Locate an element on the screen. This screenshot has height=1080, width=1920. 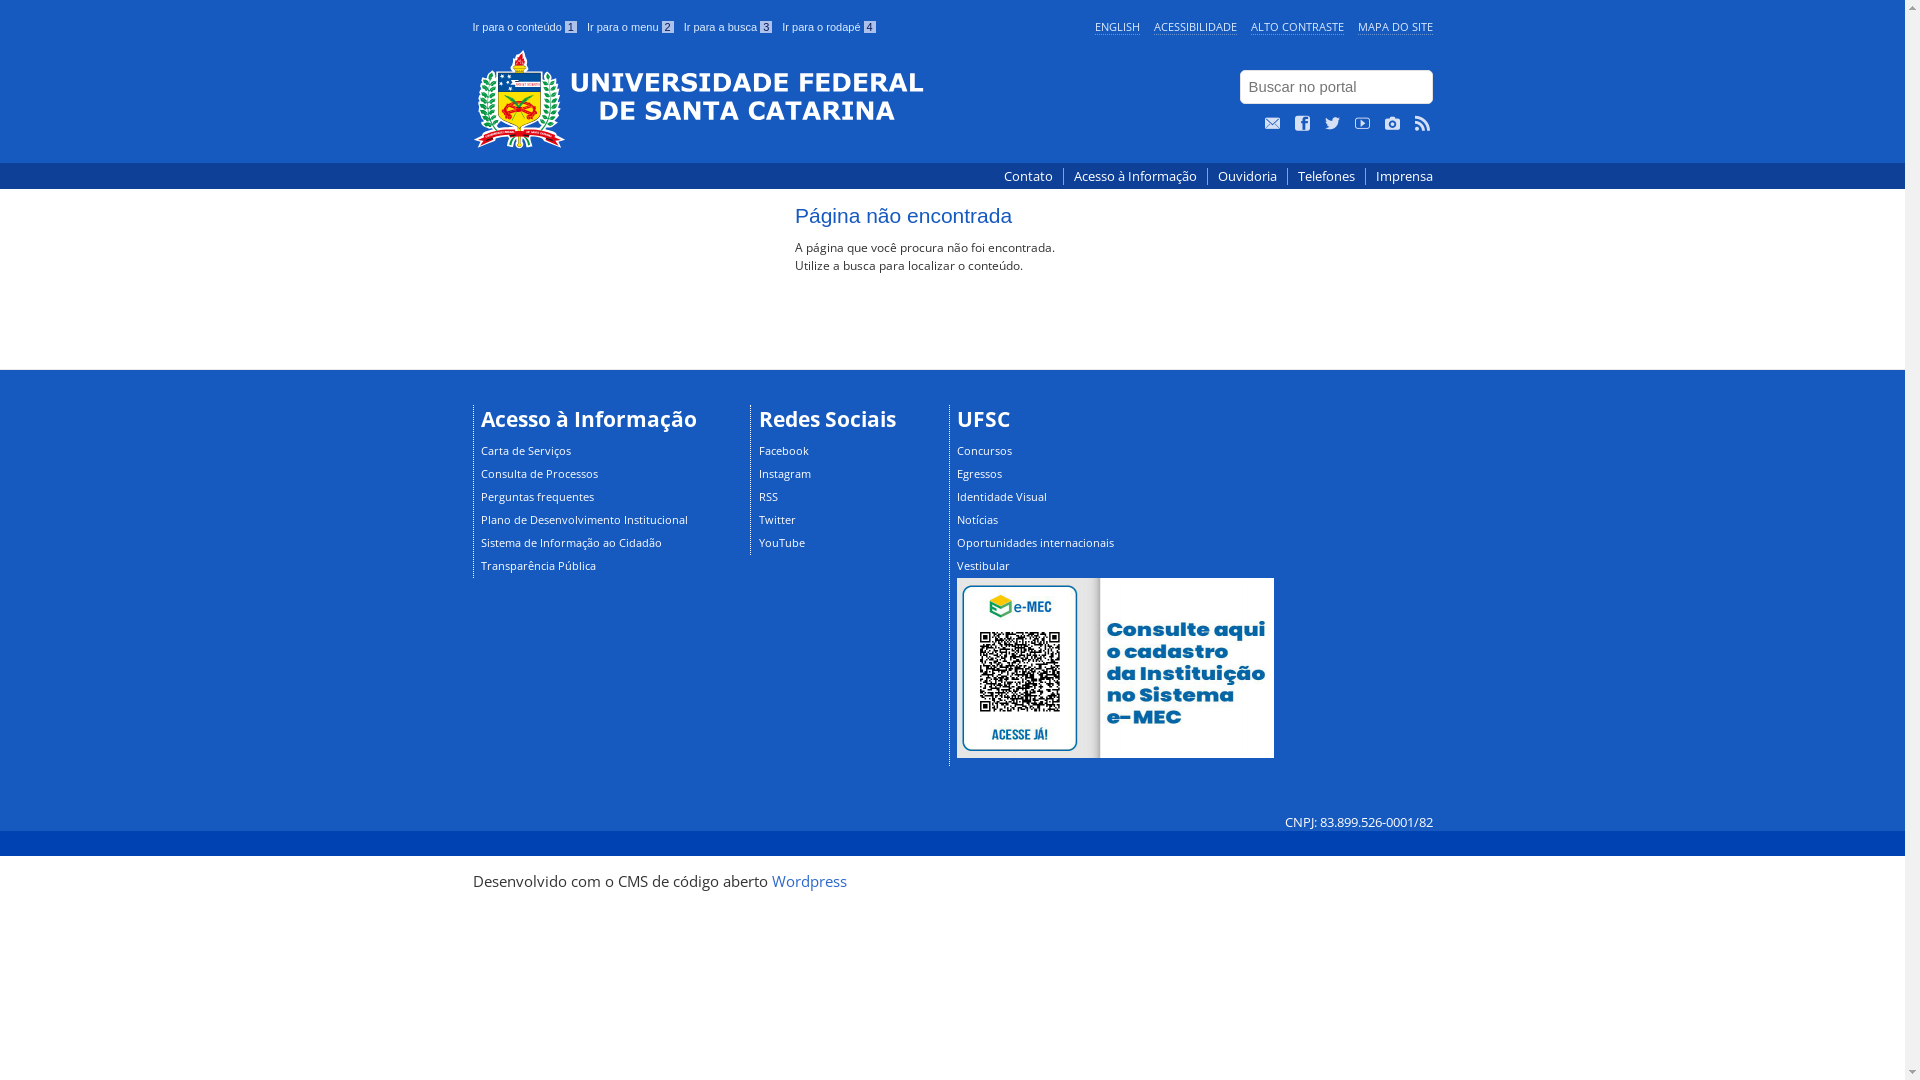
'Ir para o menu 2' is located at coordinates (629, 27).